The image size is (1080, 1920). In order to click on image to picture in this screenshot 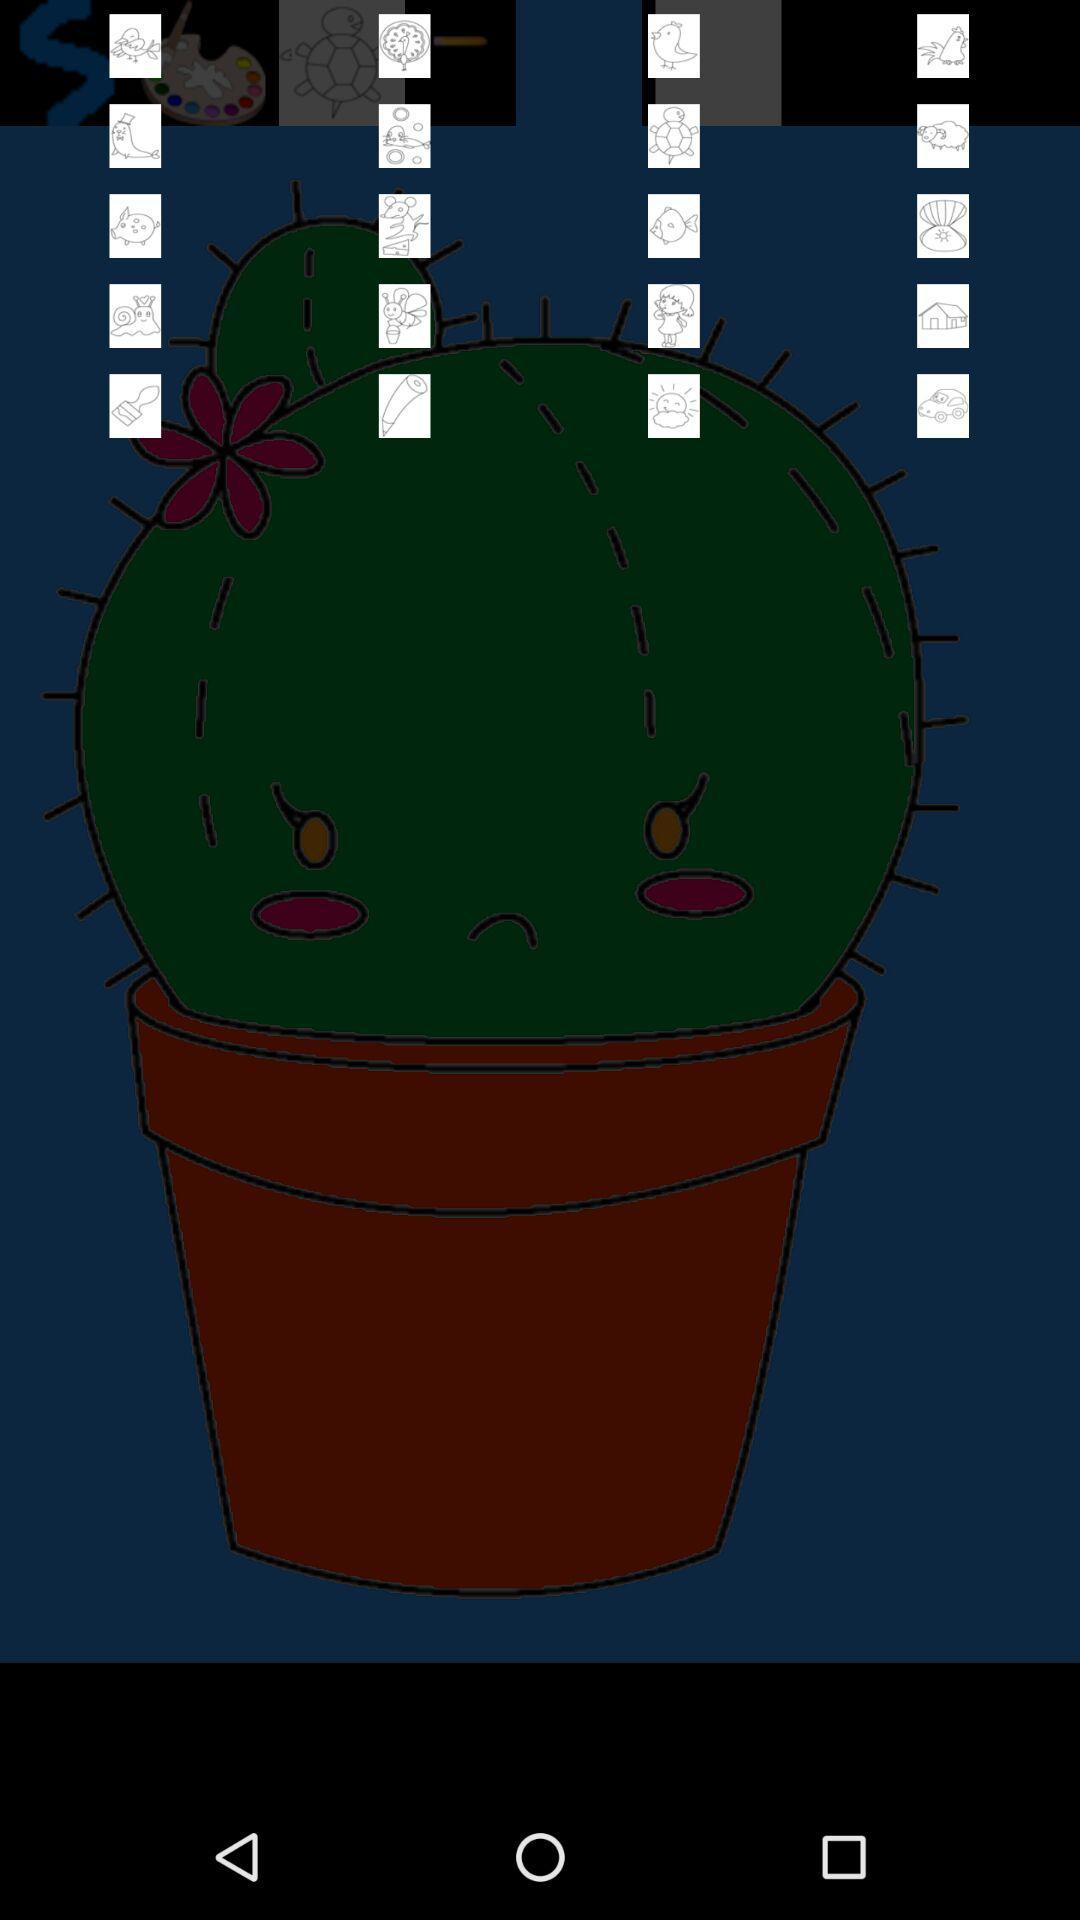, I will do `click(943, 226)`.